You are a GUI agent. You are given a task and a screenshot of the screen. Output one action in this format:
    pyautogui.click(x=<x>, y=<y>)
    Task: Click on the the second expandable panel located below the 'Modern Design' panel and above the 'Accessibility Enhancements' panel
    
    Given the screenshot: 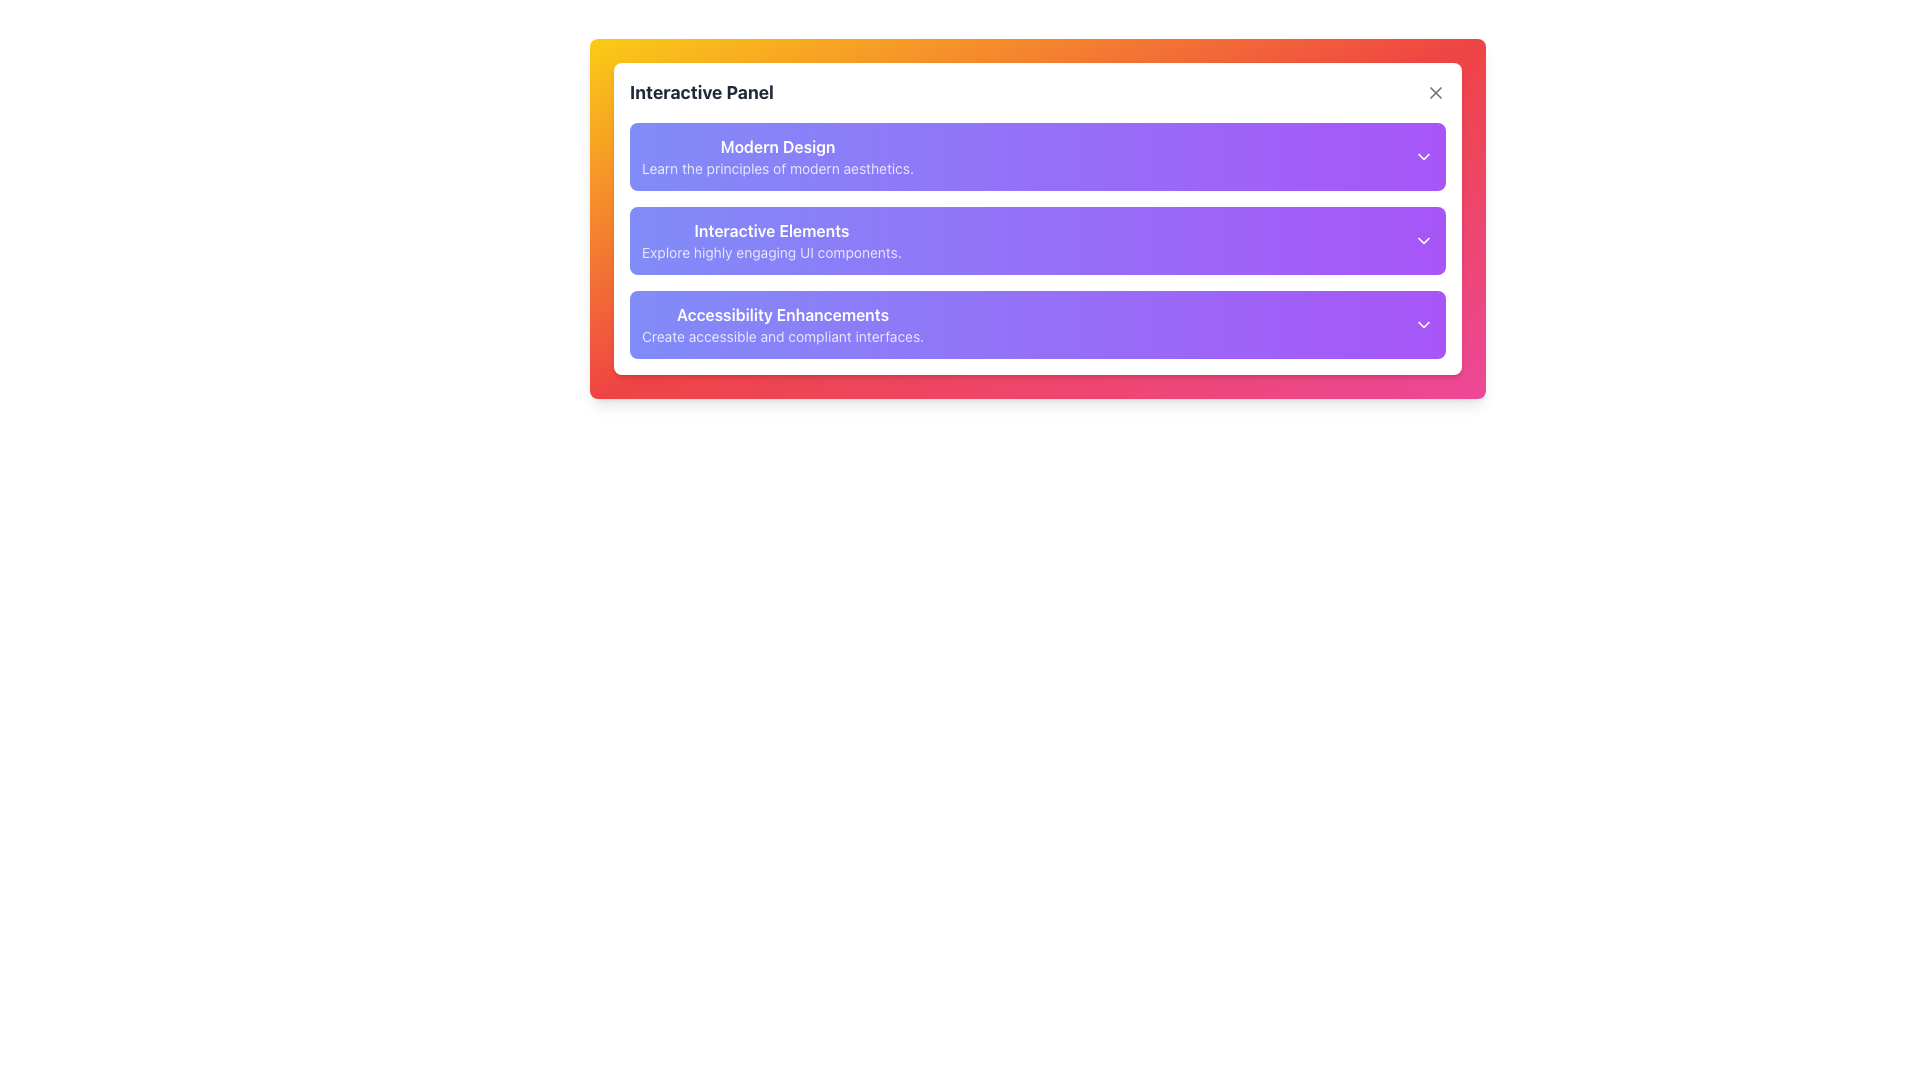 What is the action you would take?
    pyautogui.click(x=1037, y=219)
    